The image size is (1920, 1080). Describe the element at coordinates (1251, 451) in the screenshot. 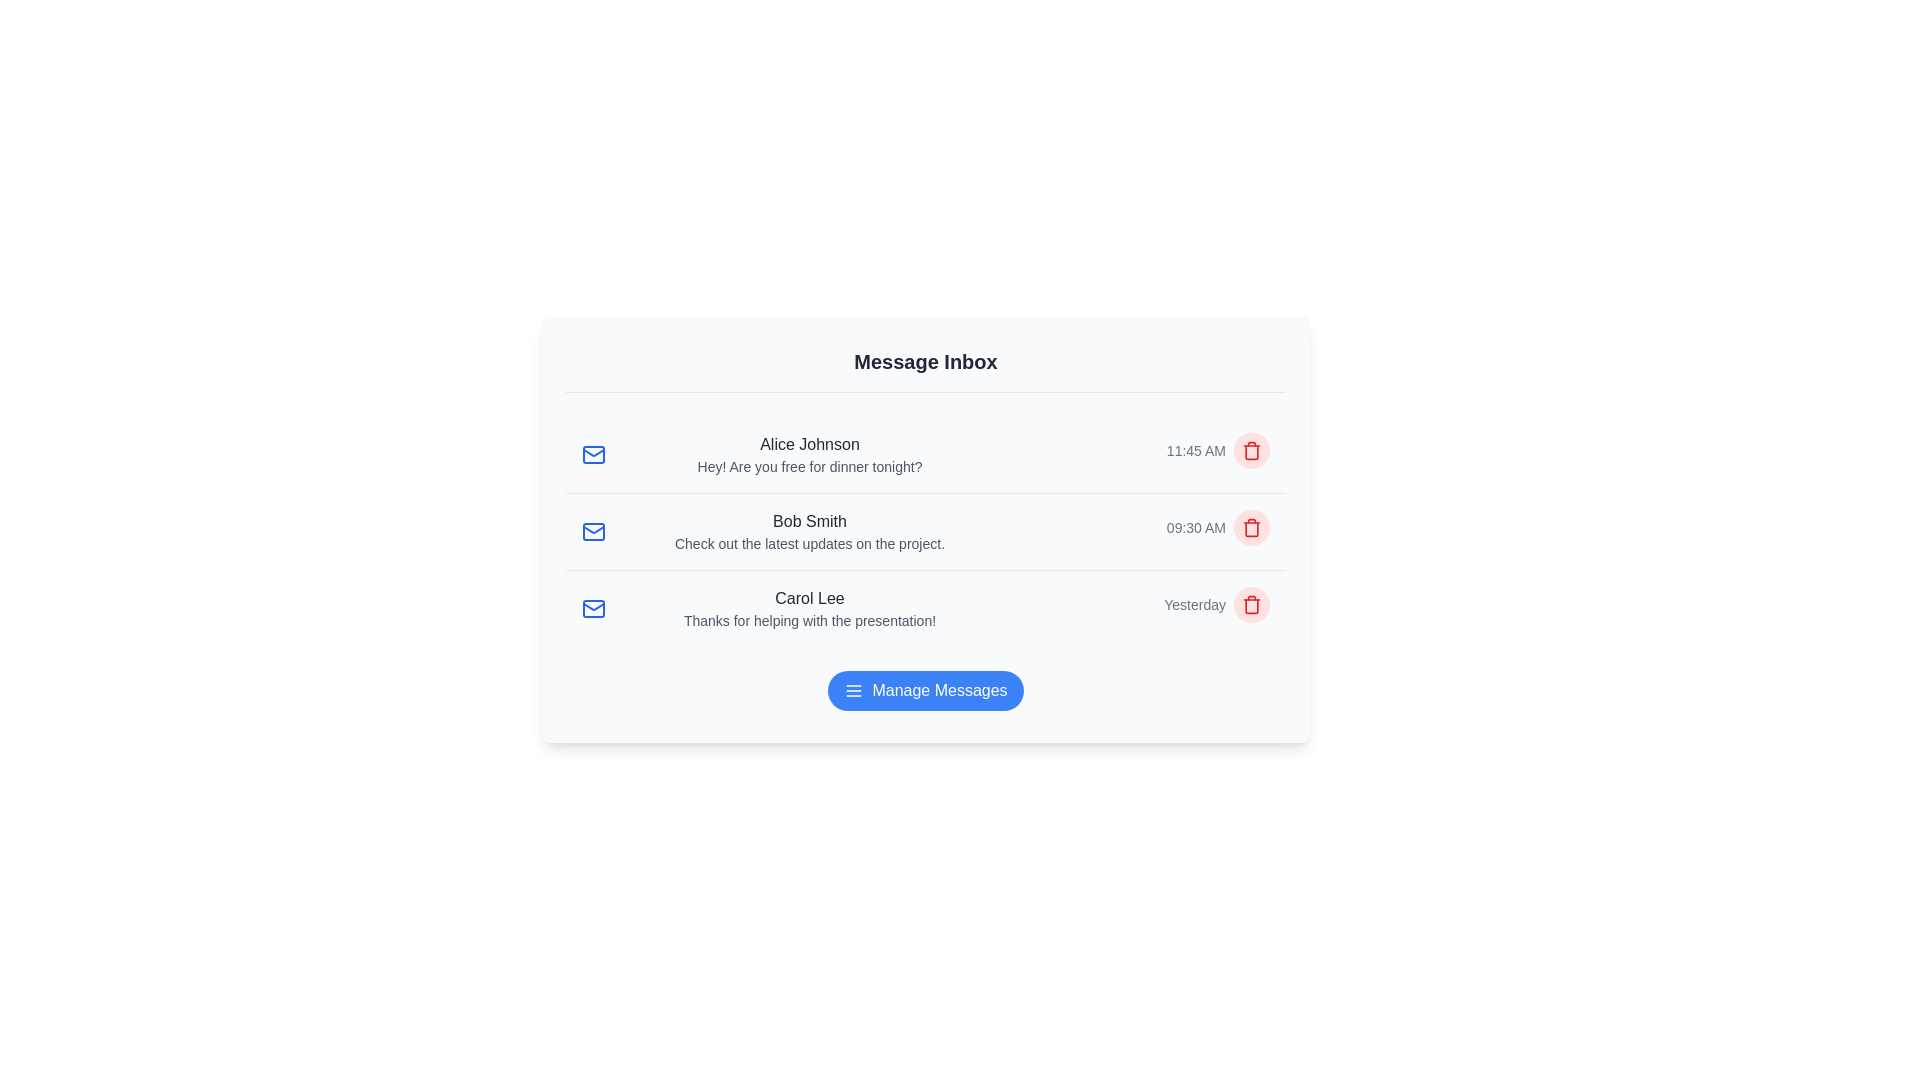

I see `the delete button for the message from Alice Johnson` at that location.